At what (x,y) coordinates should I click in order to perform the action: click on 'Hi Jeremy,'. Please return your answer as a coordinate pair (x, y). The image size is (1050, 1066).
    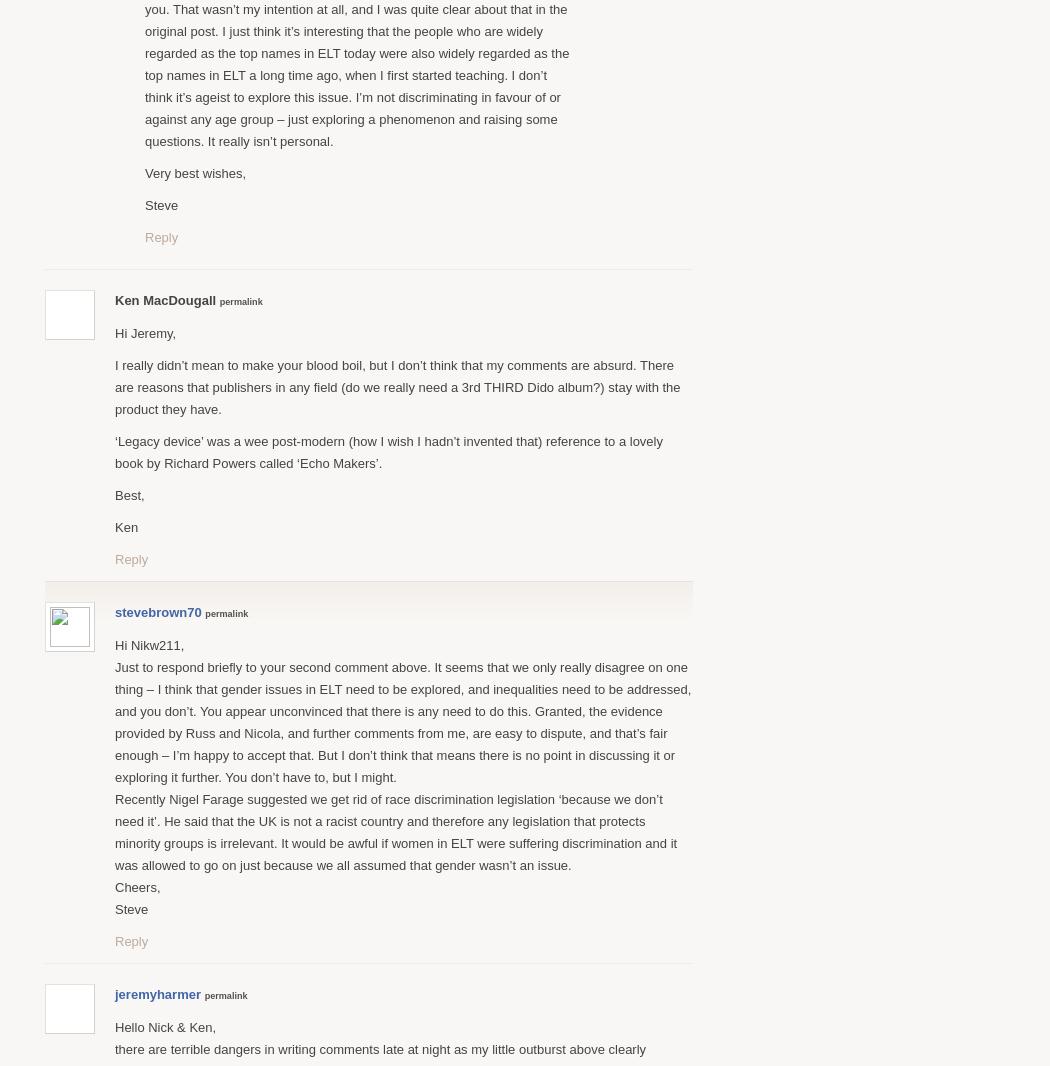
    Looking at the image, I should click on (144, 332).